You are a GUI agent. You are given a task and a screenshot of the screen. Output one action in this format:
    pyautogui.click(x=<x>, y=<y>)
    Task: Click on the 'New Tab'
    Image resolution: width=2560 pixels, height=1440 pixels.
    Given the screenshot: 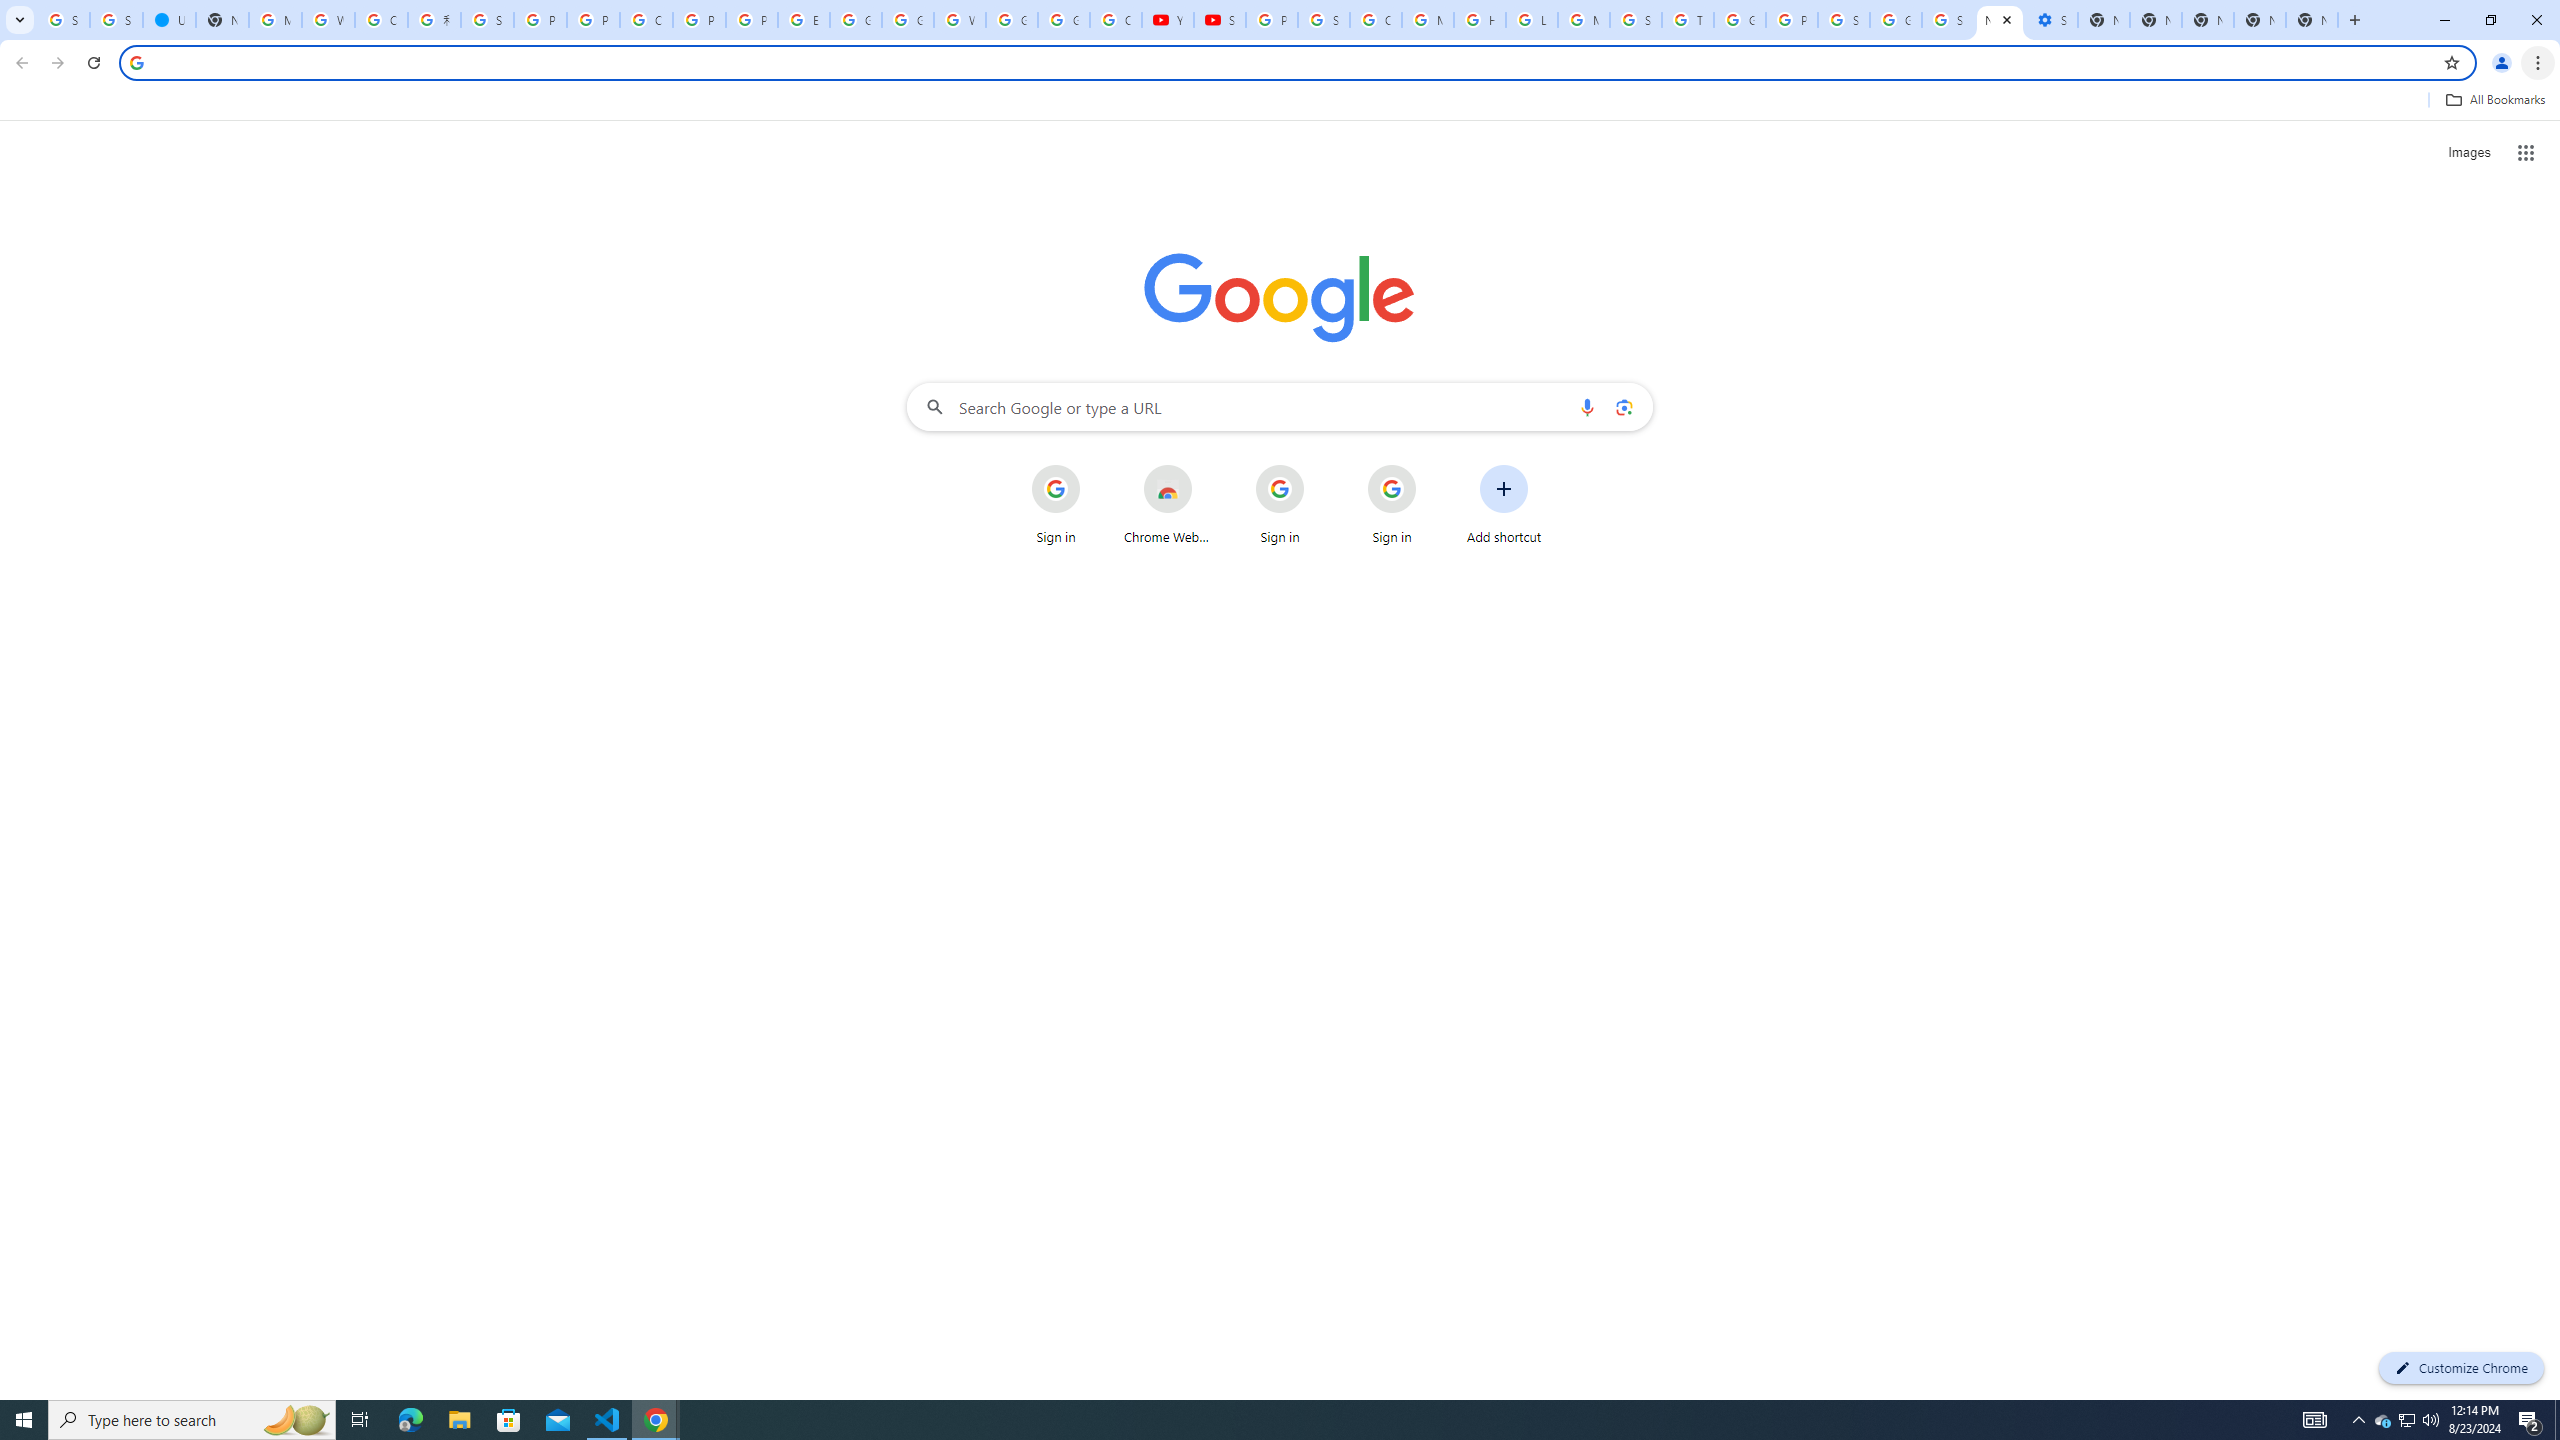 What is the action you would take?
    pyautogui.click(x=2258, y=19)
    